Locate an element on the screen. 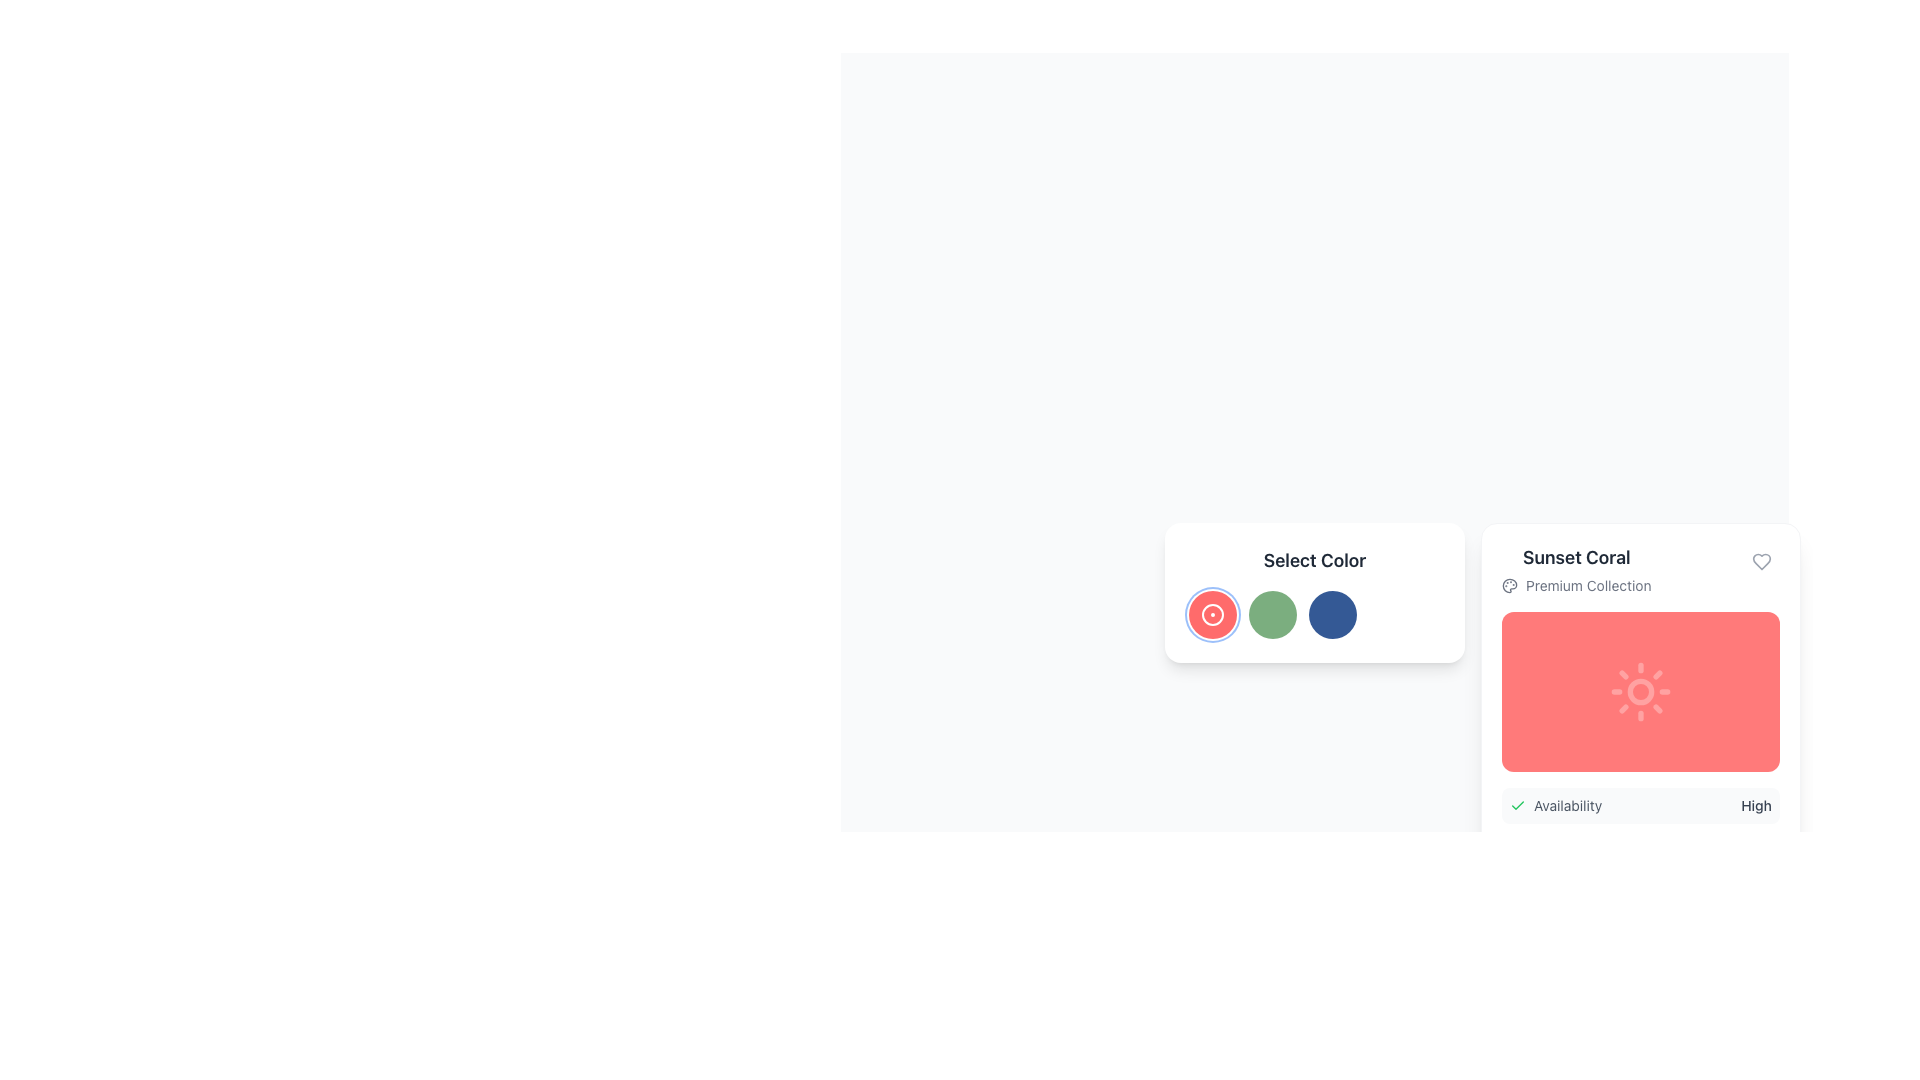 This screenshot has height=1080, width=1920. the visual representation of the Circular graphical icon located at the center of the sunburst within the 'Sunset Coral' card in the color selection interface is located at coordinates (1641, 690).